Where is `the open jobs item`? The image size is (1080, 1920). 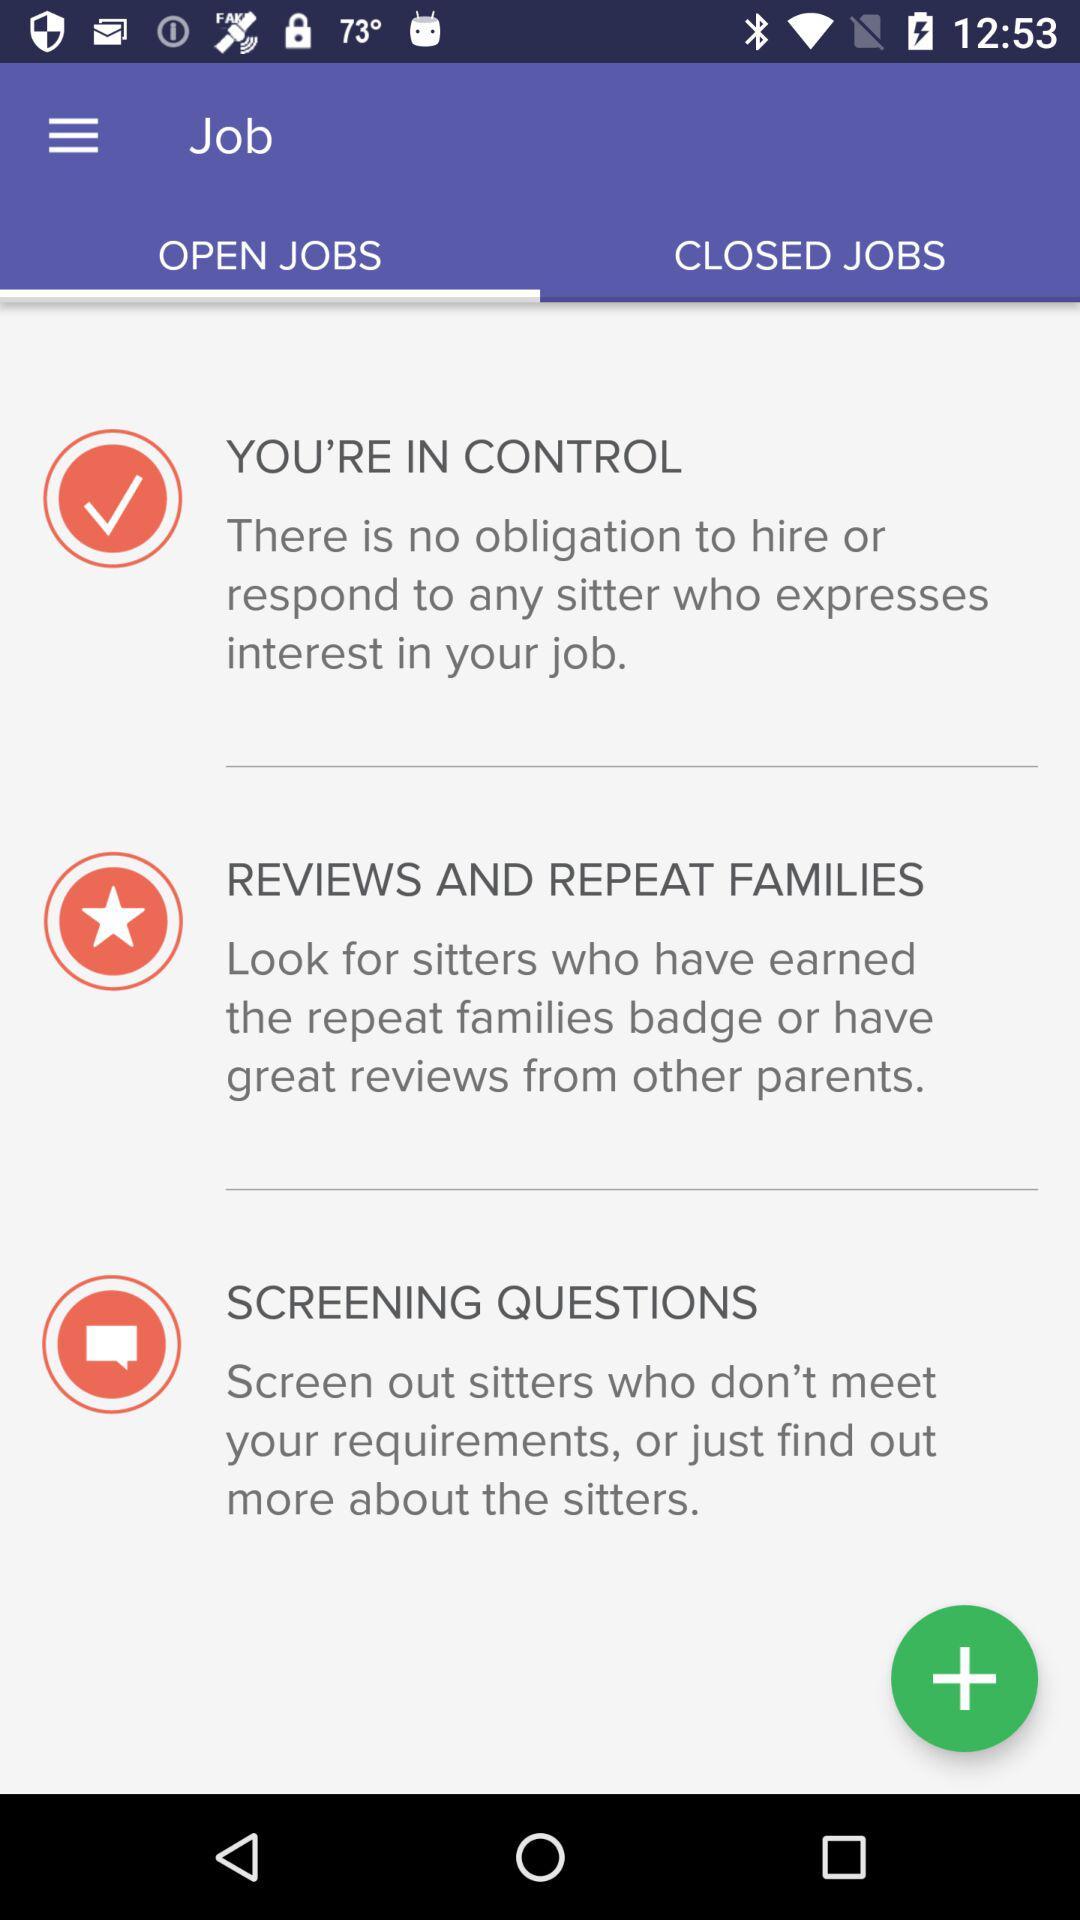
the open jobs item is located at coordinates (270, 255).